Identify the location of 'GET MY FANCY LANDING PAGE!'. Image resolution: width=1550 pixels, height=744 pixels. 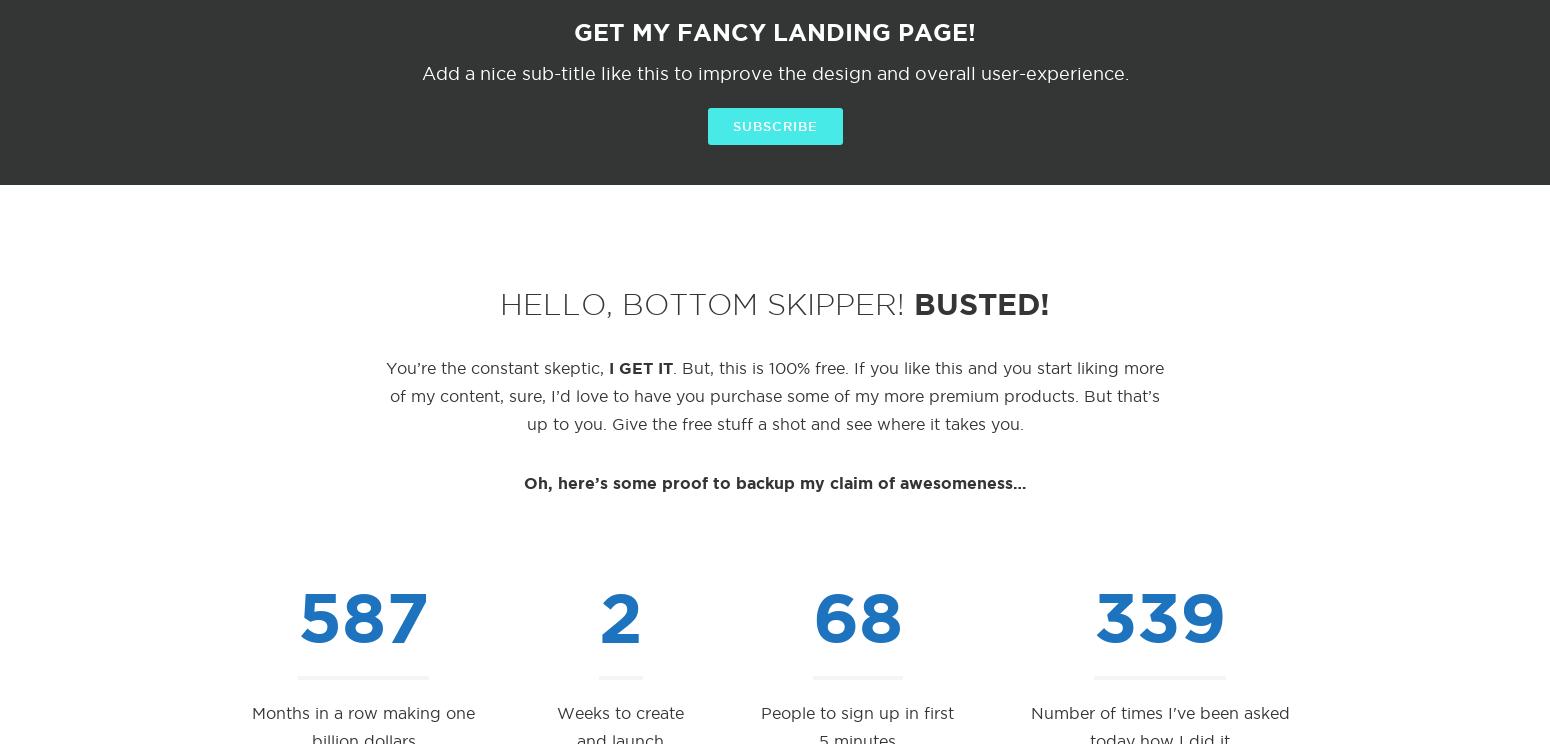
(775, 31).